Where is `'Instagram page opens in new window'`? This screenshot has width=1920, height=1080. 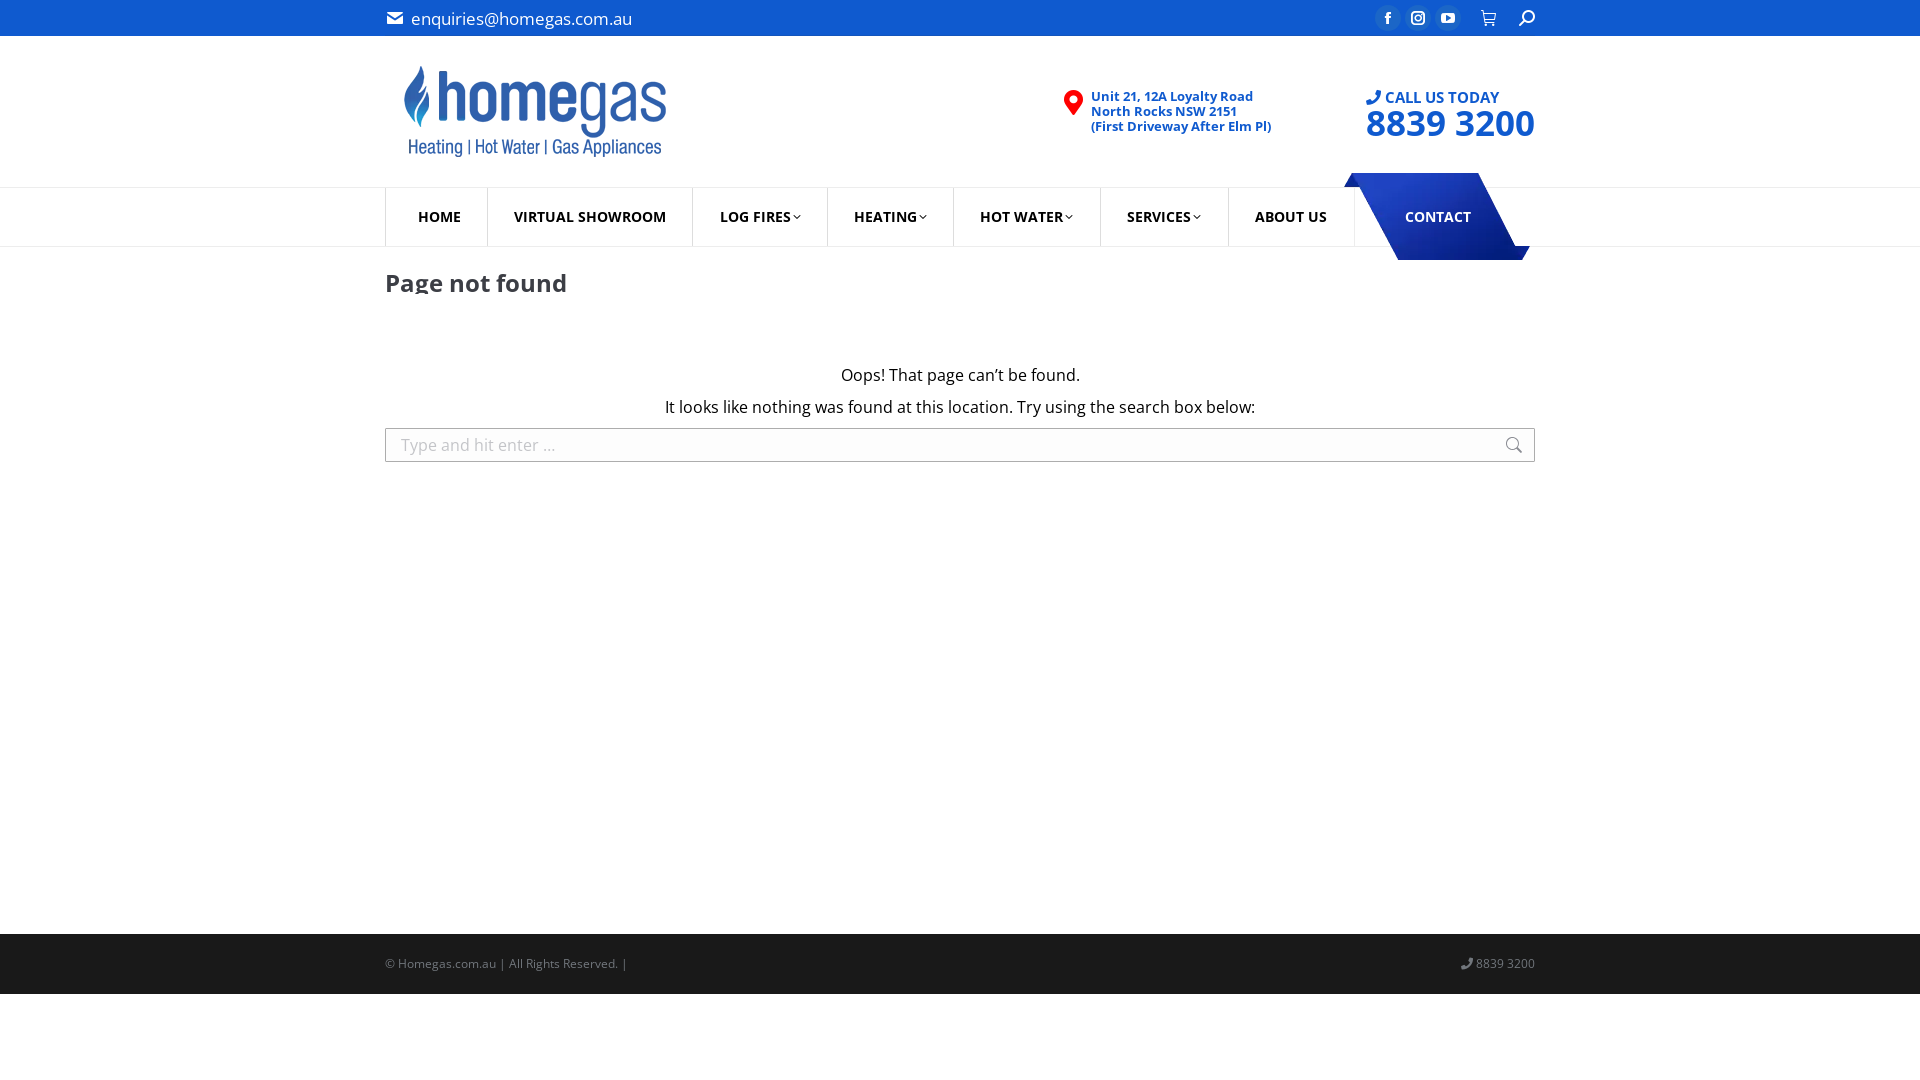 'Instagram page opens in new window' is located at coordinates (1416, 18).